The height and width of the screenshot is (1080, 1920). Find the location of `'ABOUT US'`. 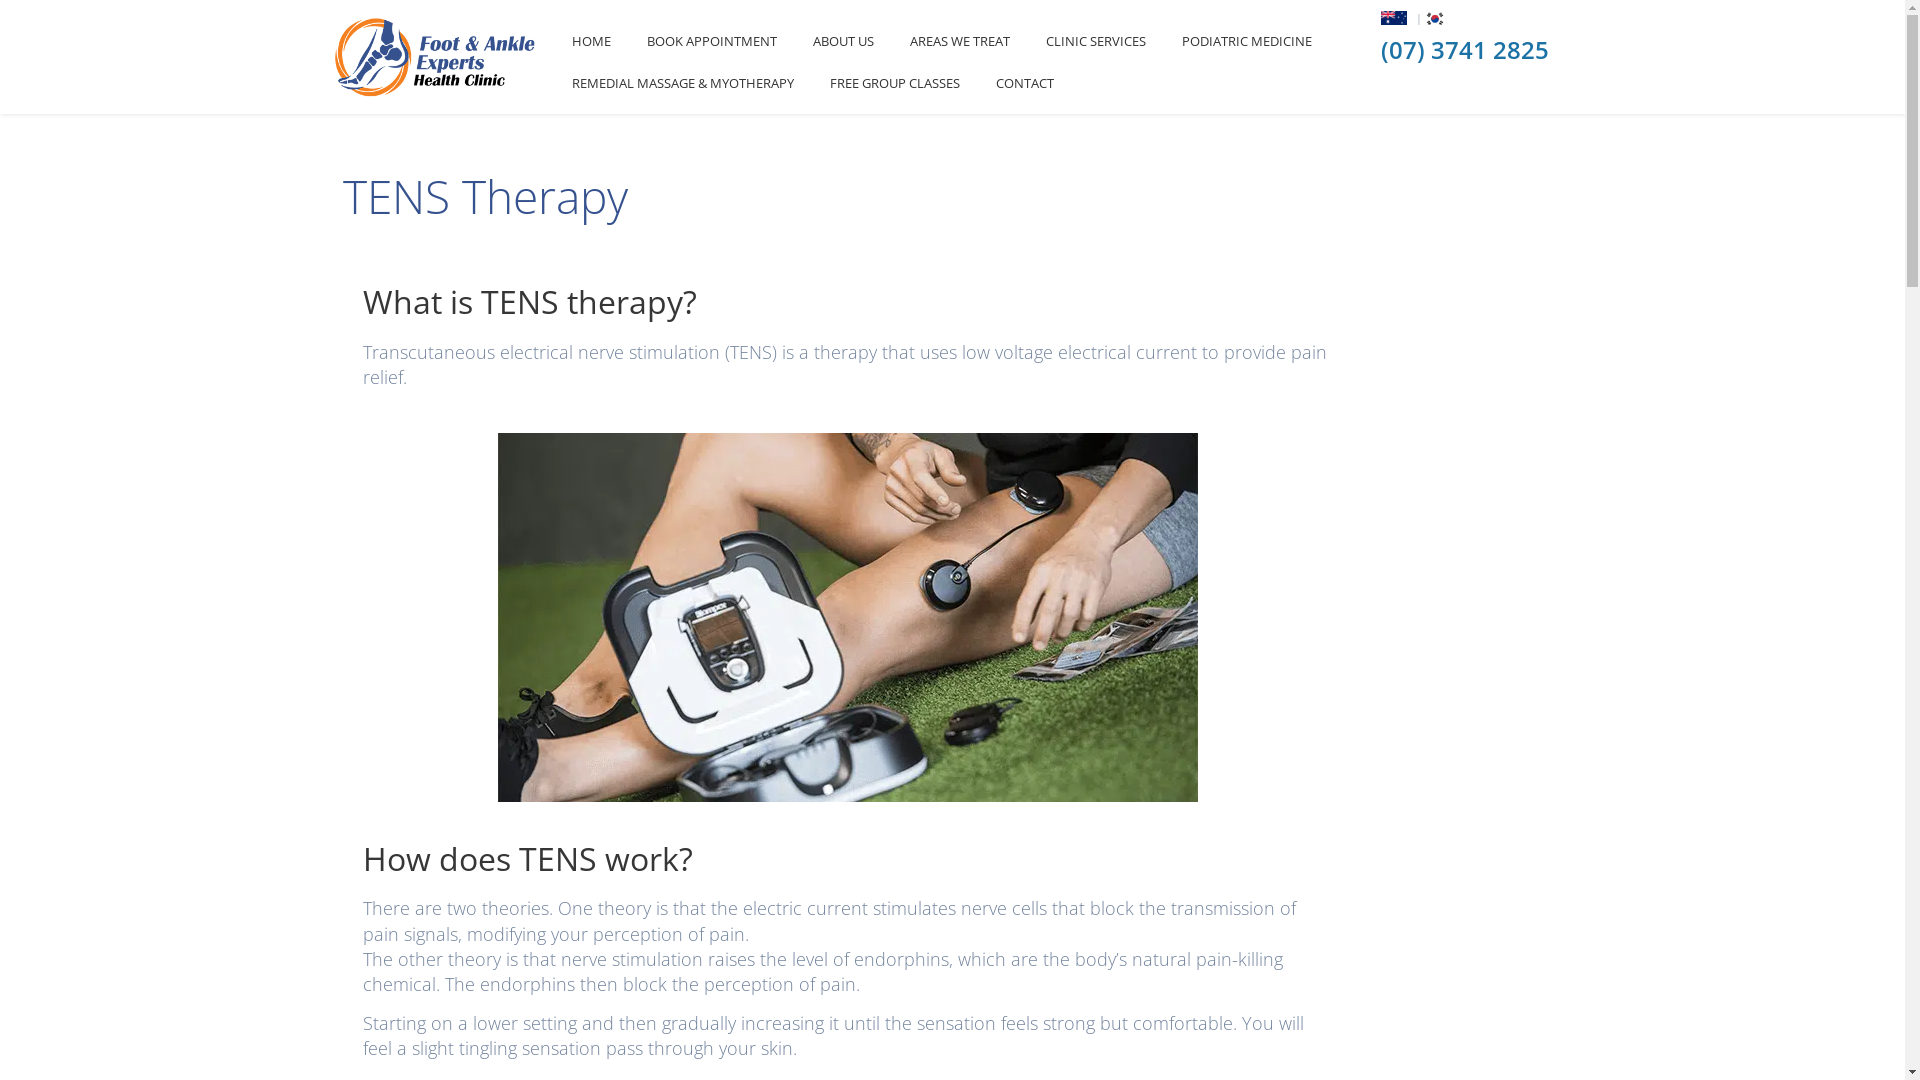

'ABOUT US' is located at coordinates (843, 41).